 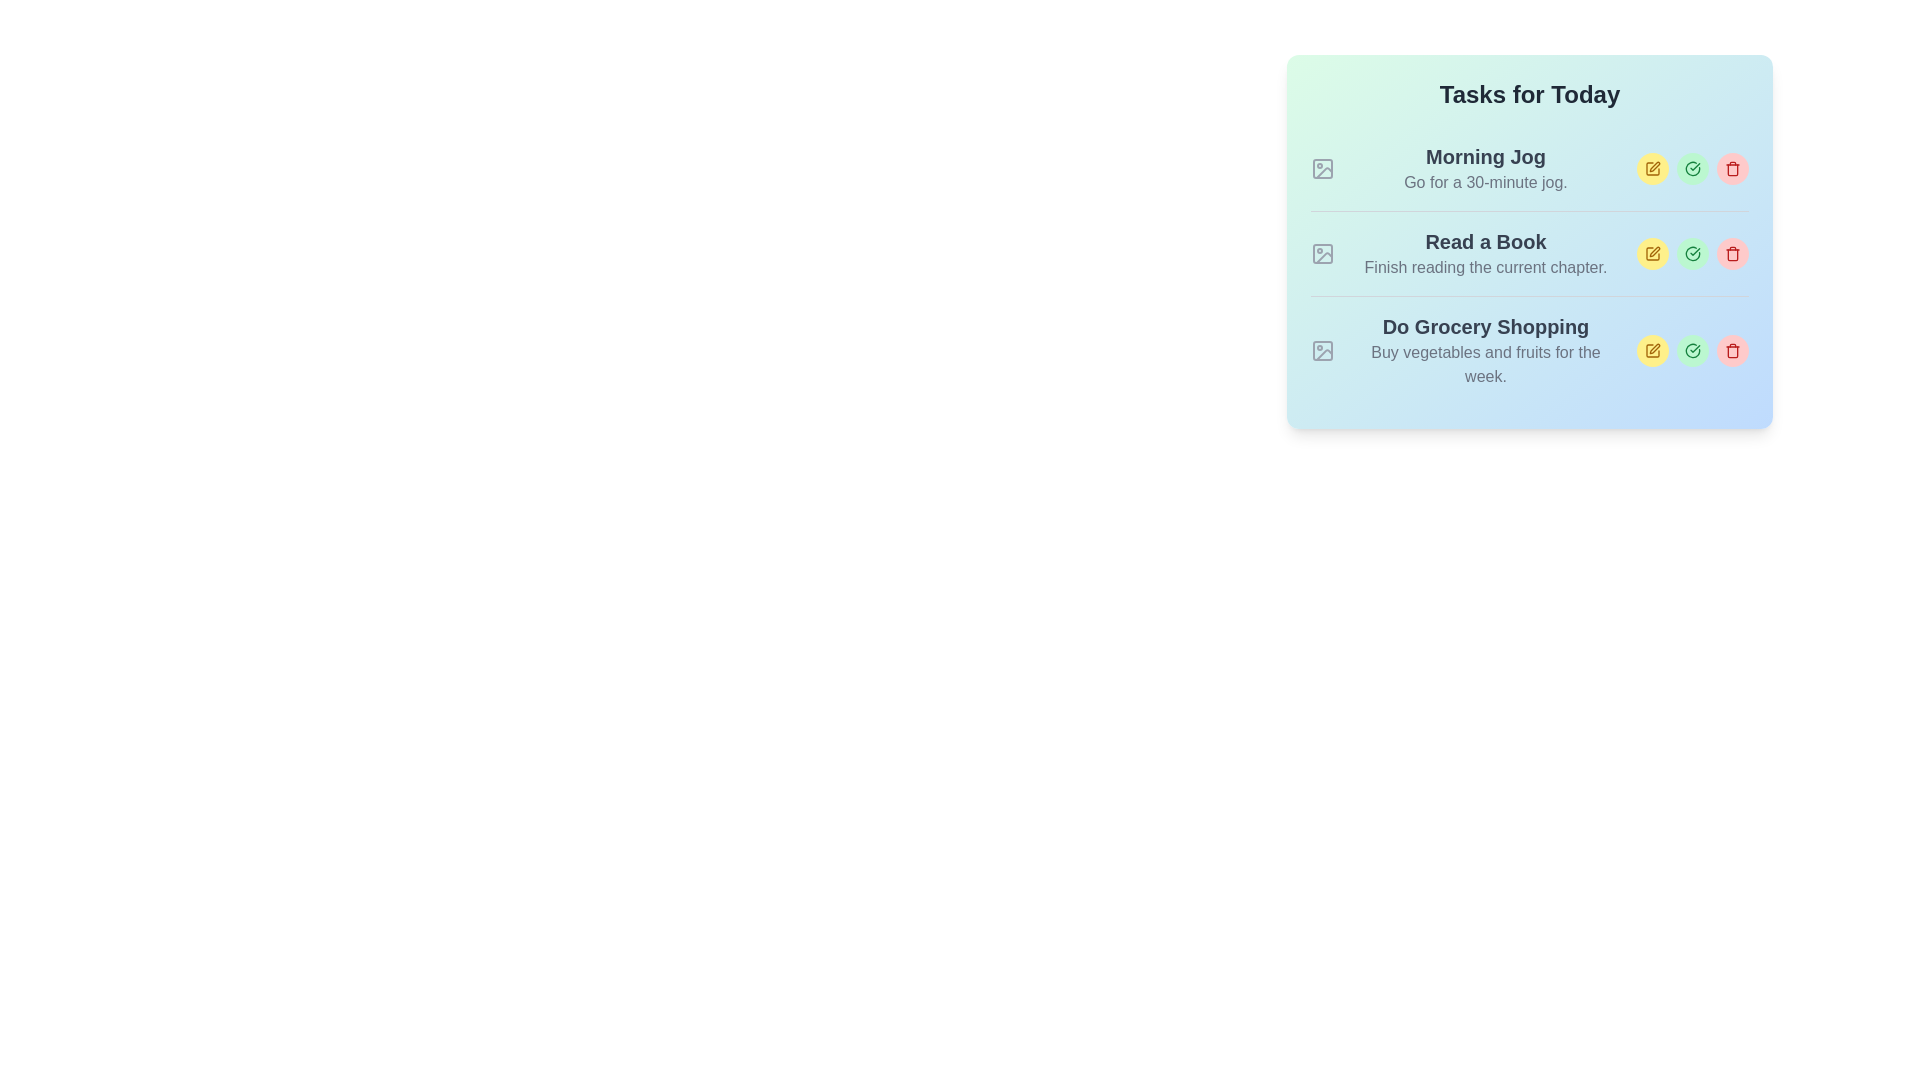 I want to click on the leftmost Edit Button icon with a pen symbol inside a yellow background to initiate task editing for the 'Do Grocery Shopping' task, so click(x=1652, y=350).